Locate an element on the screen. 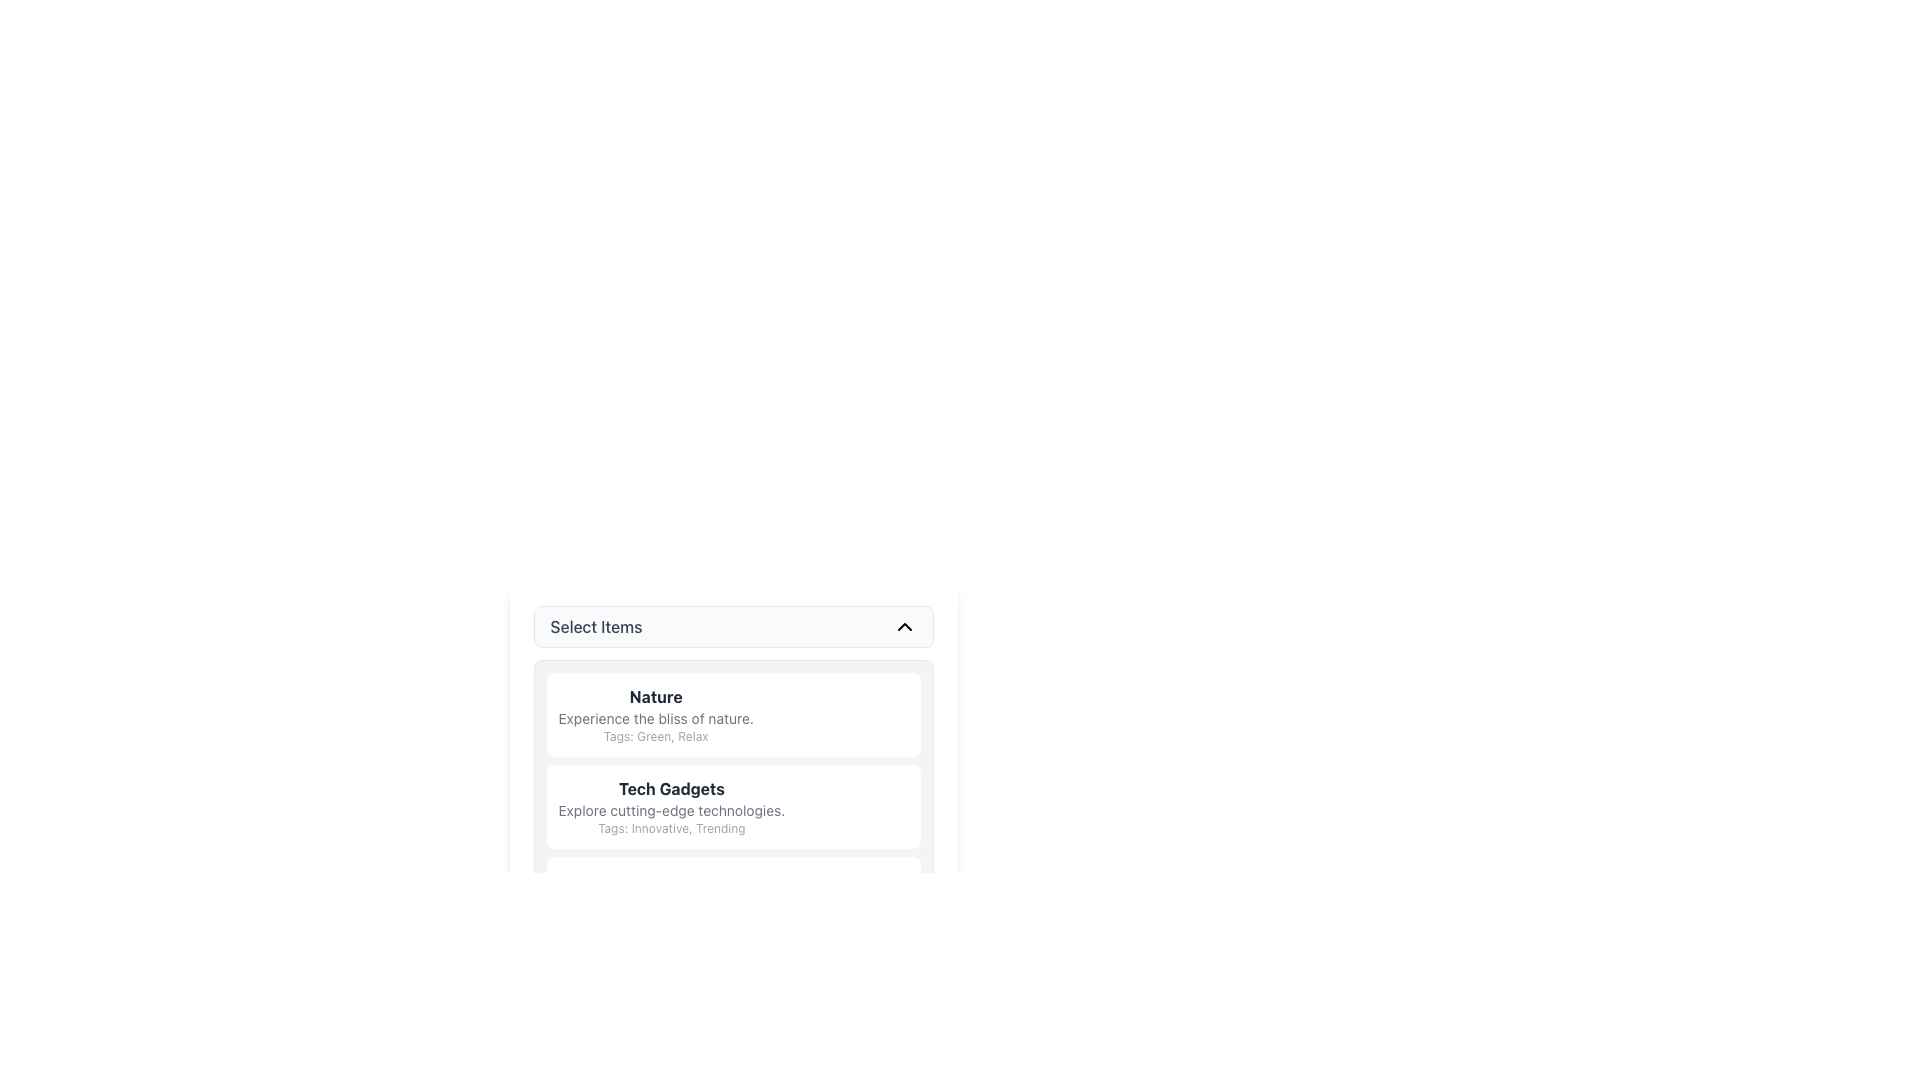 The height and width of the screenshot is (1080, 1920). the associated tags on the Information card titled 'Nature' which is the first item is located at coordinates (732, 713).